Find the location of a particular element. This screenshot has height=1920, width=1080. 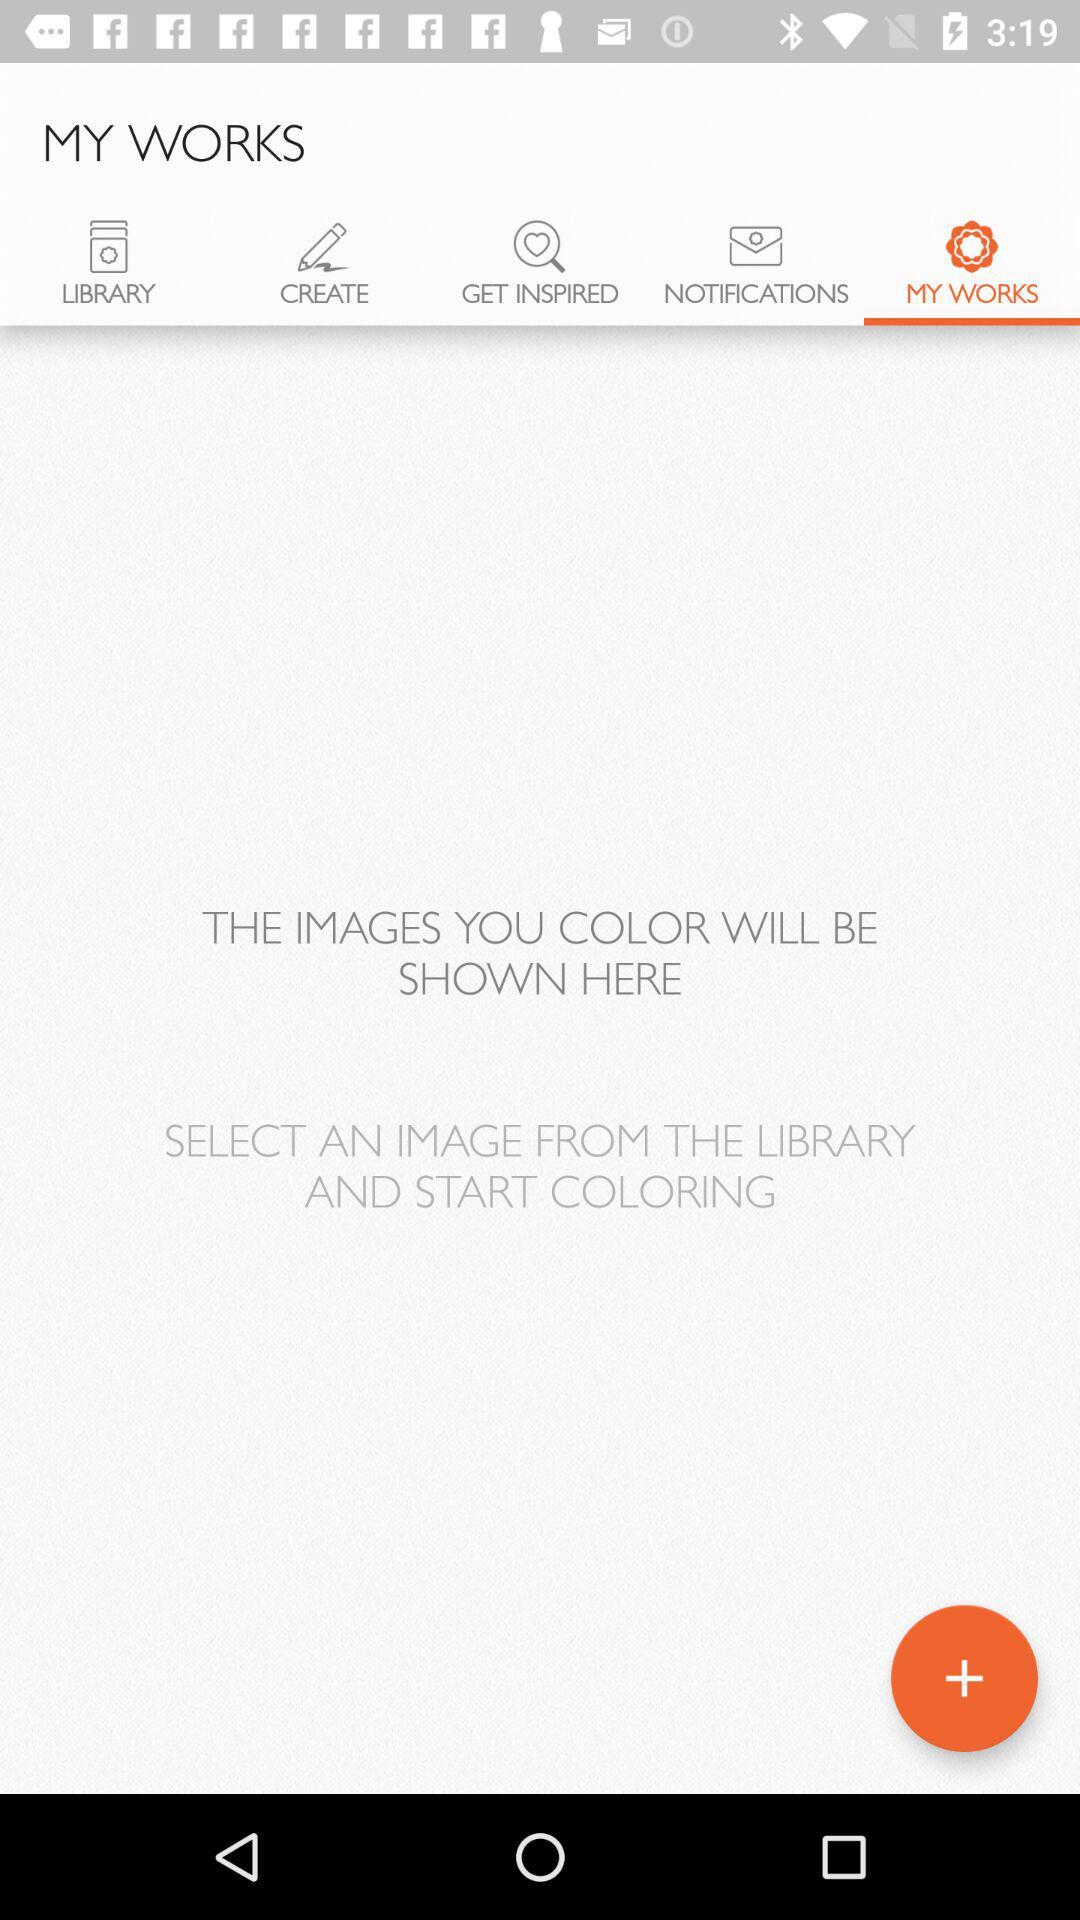

the add icon is located at coordinates (963, 1678).